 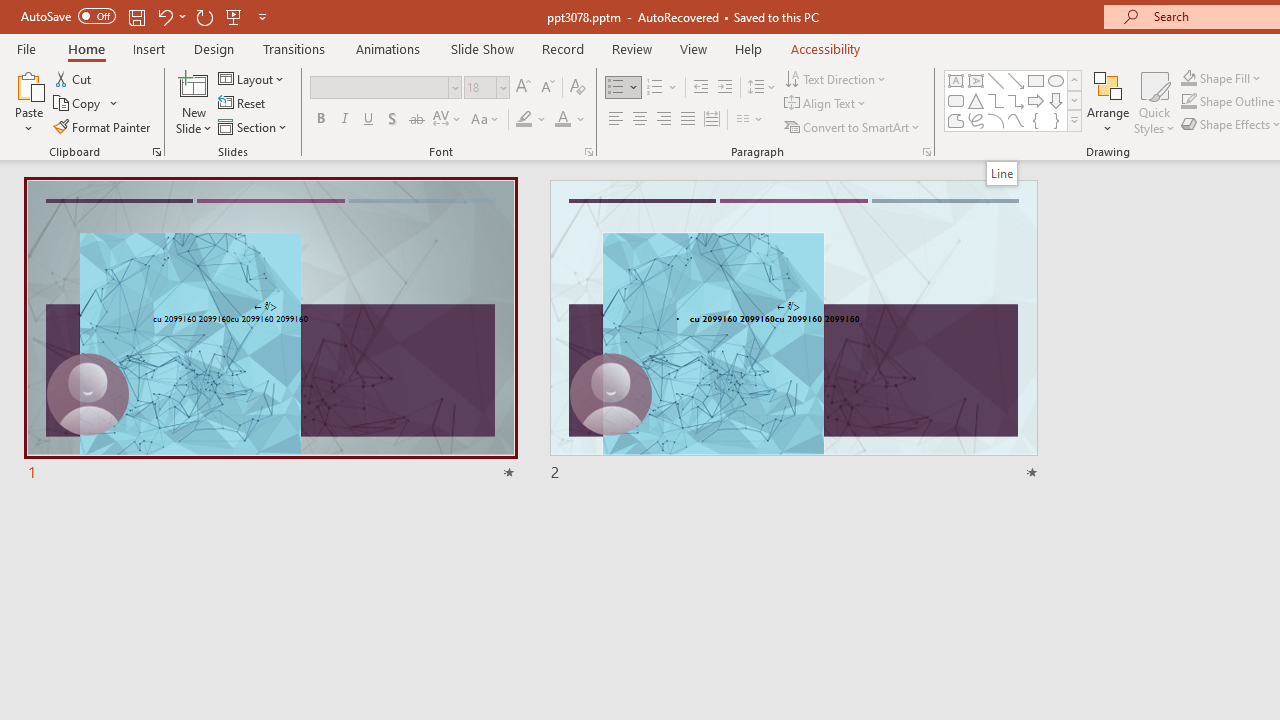 What do you see at coordinates (955, 80) in the screenshot?
I see `'Text Box'` at bounding box center [955, 80].